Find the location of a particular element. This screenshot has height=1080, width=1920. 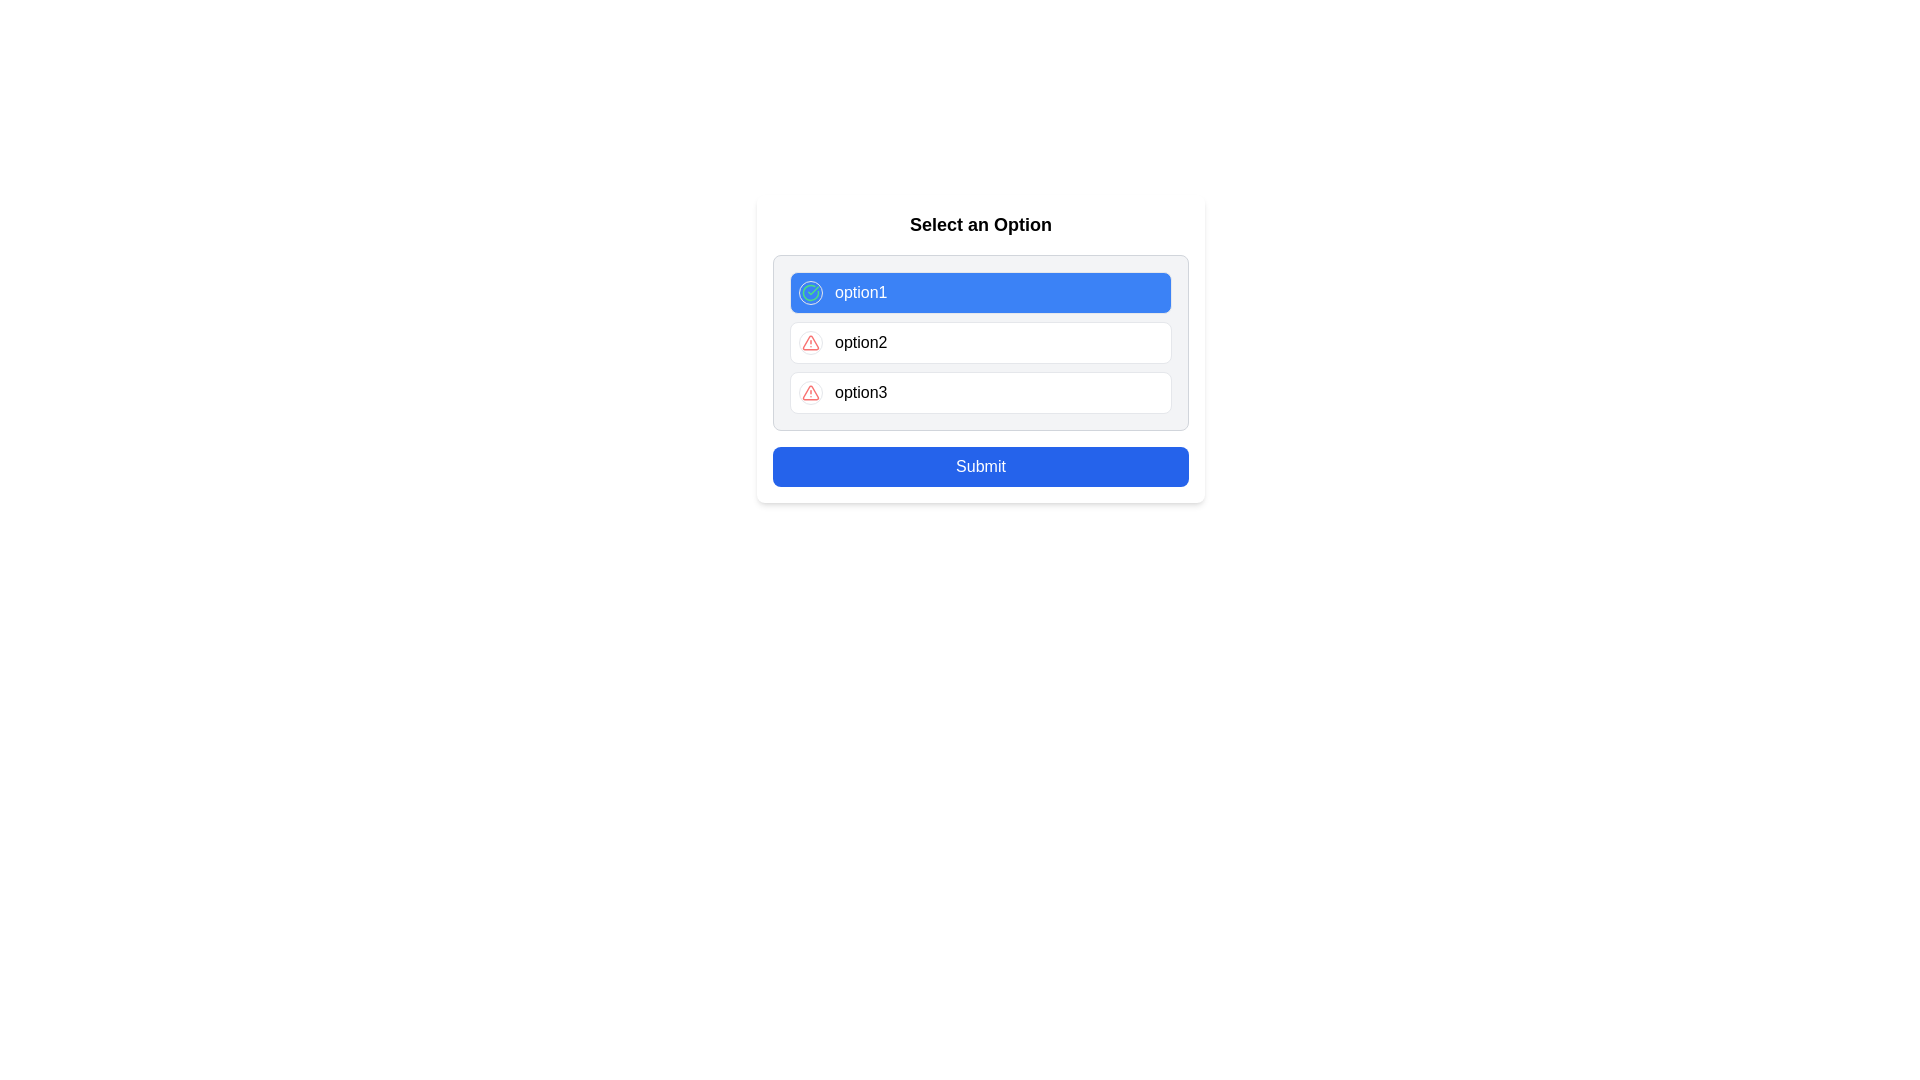

the selectable list item containing 'option2' with a red warning icon is located at coordinates (980, 347).